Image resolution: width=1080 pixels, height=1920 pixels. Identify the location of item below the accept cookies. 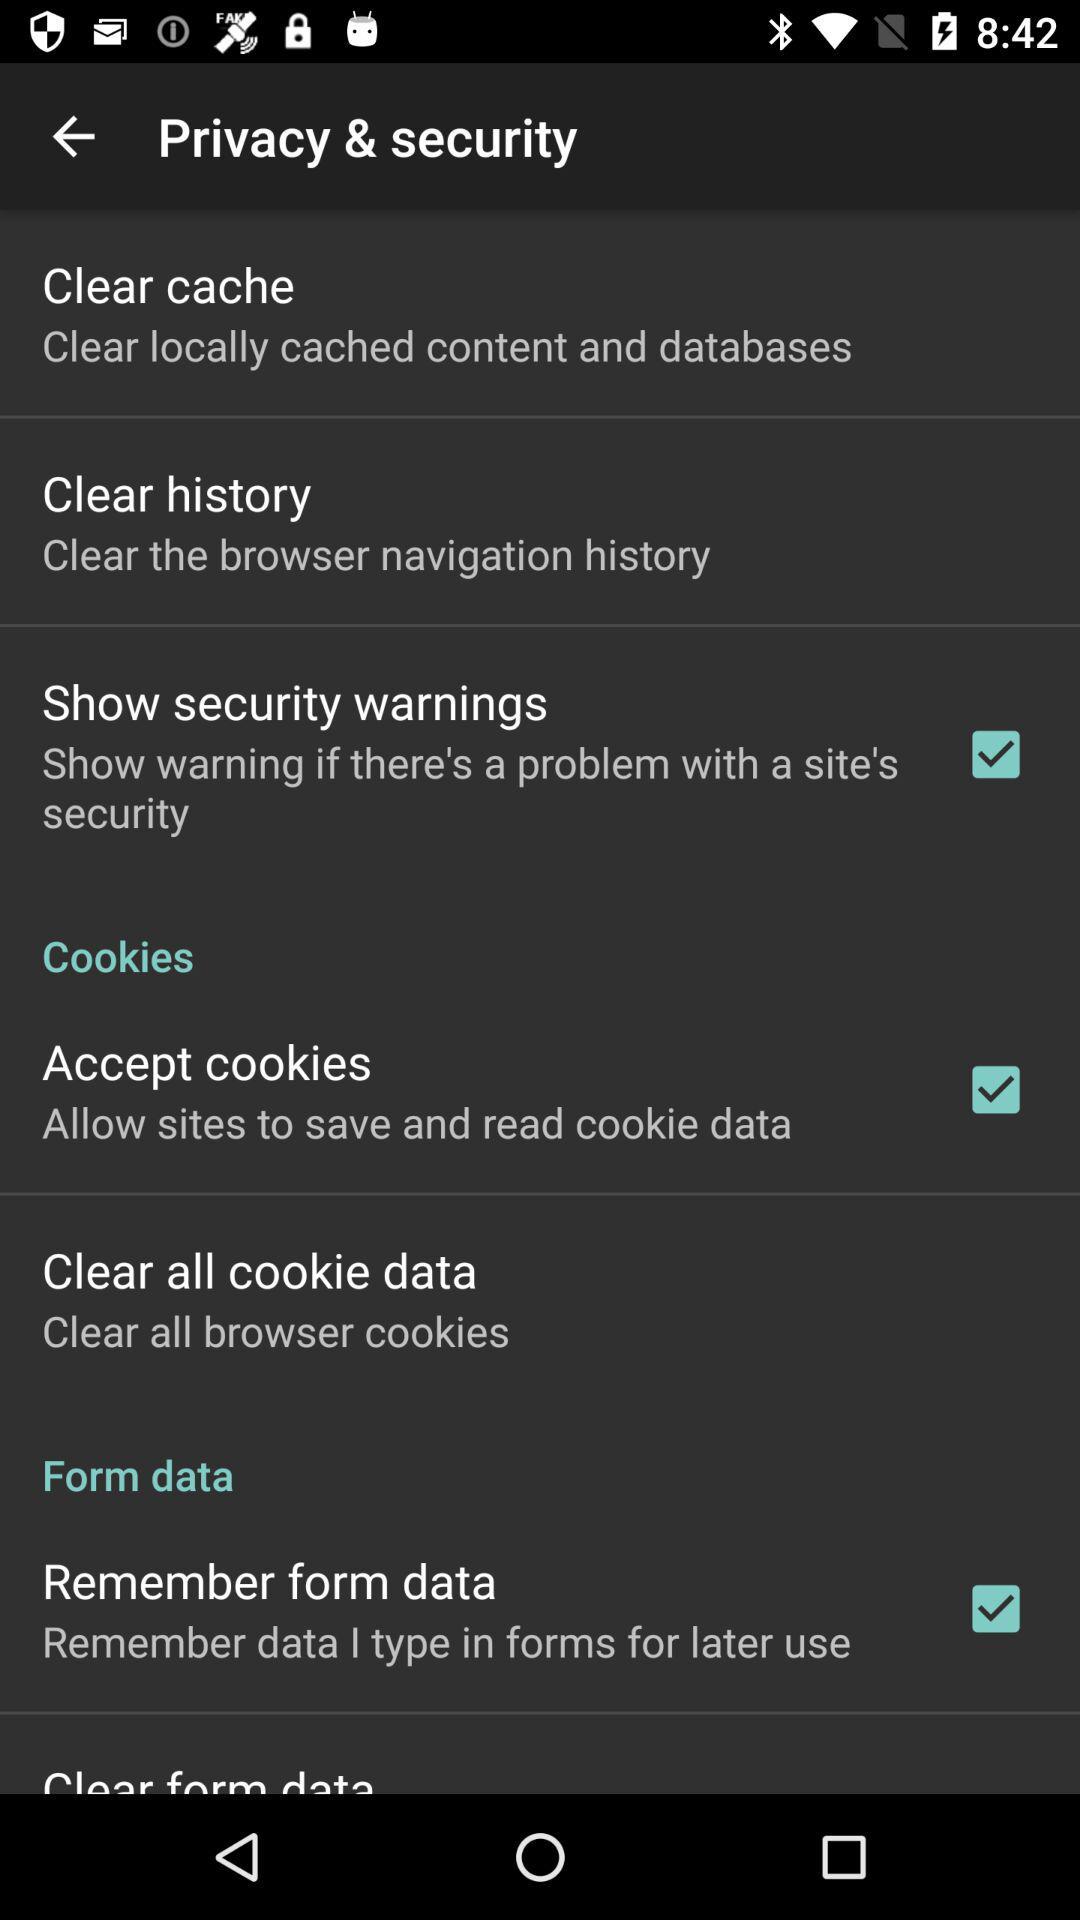
(415, 1122).